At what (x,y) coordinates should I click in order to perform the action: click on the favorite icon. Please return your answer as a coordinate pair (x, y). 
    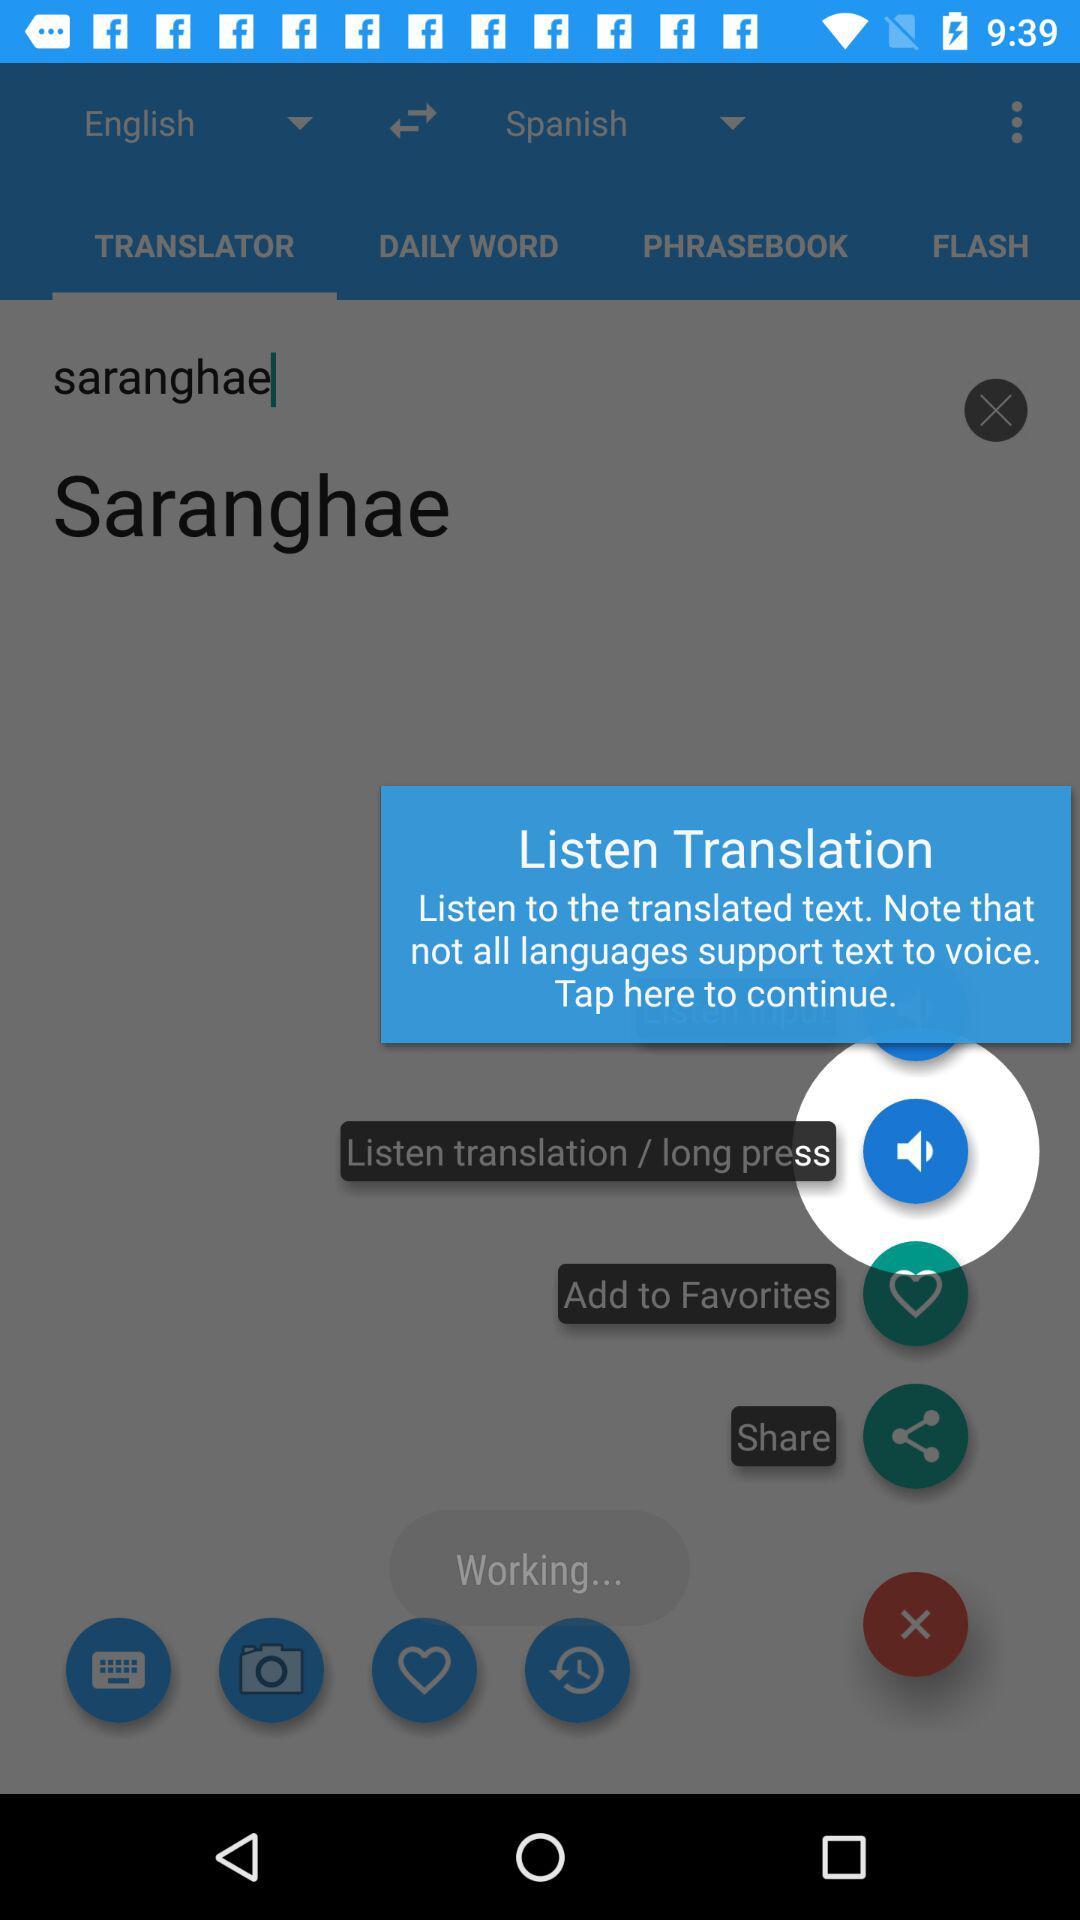
    Looking at the image, I should click on (915, 1293).